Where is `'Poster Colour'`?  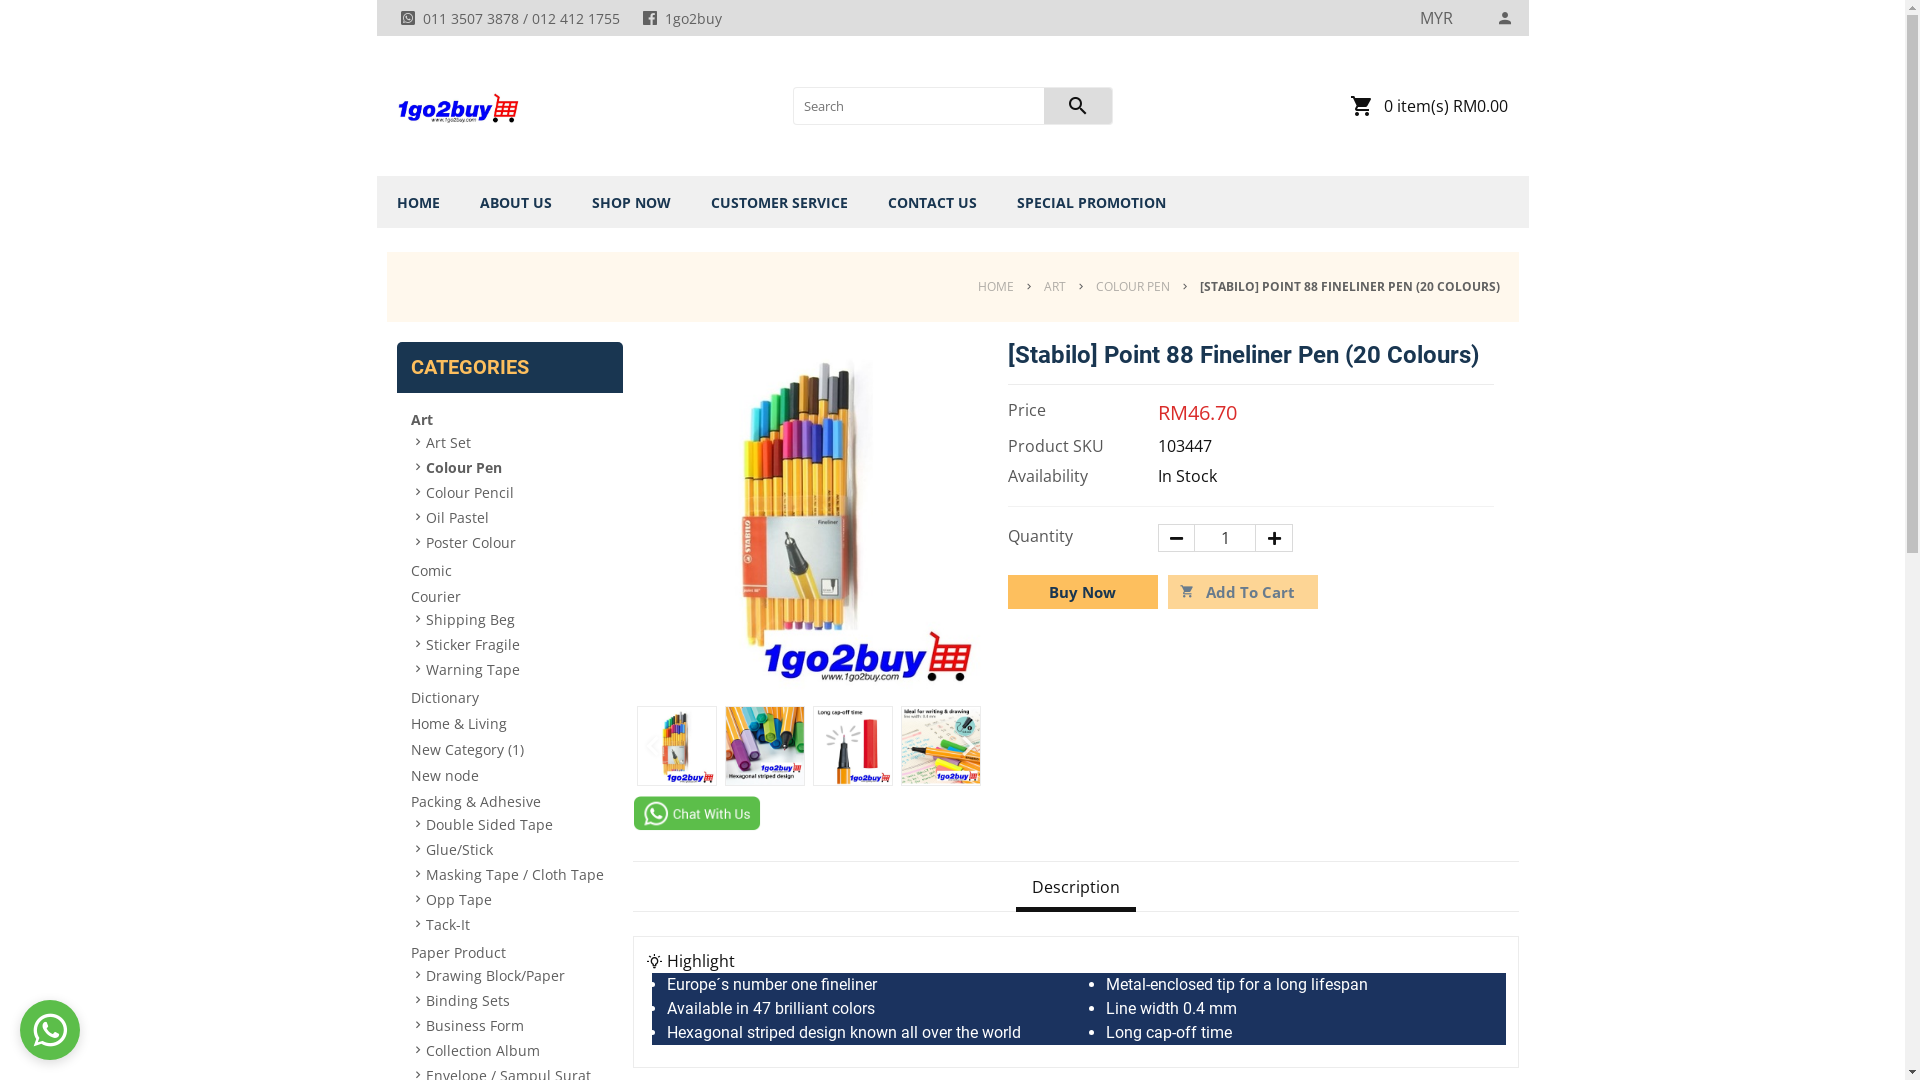
'Poster Colour' is located at coordinates (517, 542).